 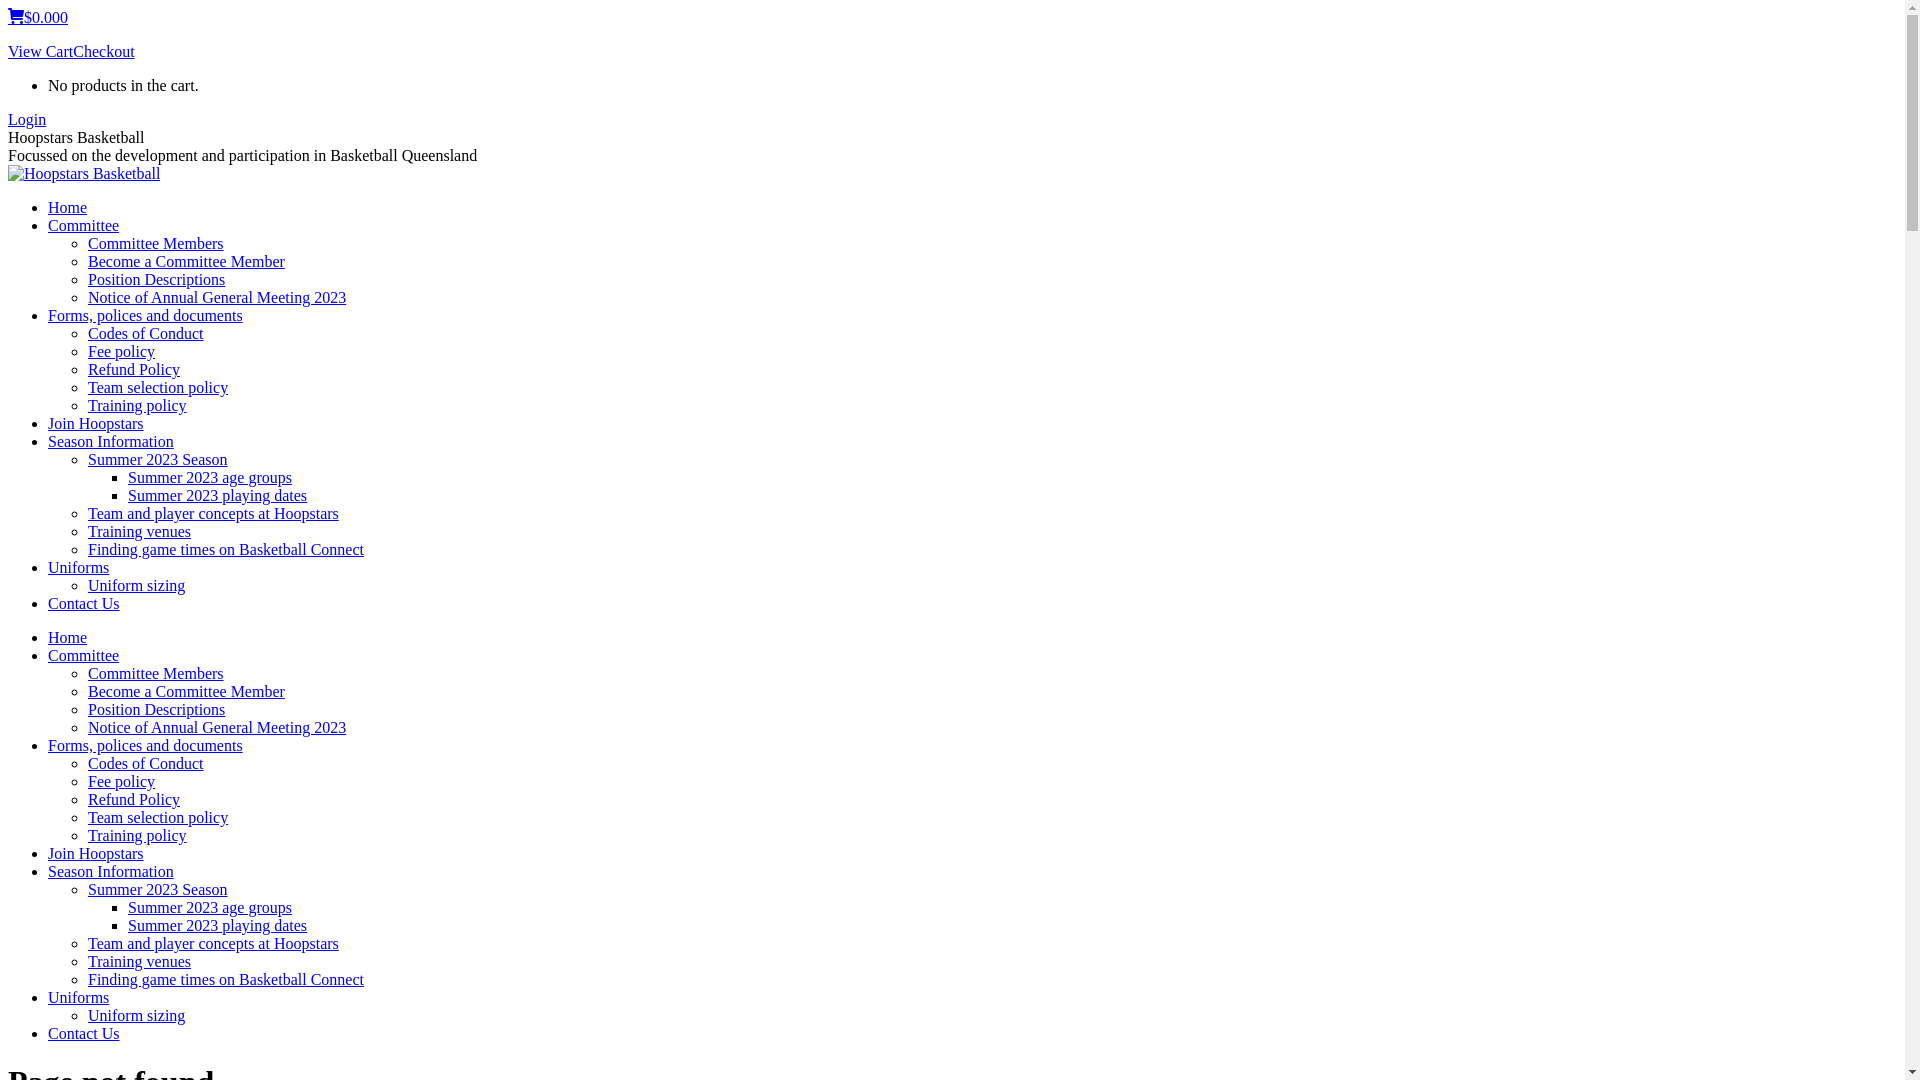 I want to click on 'Finding game times on Basketball Connect', so click(x=225, y=978).